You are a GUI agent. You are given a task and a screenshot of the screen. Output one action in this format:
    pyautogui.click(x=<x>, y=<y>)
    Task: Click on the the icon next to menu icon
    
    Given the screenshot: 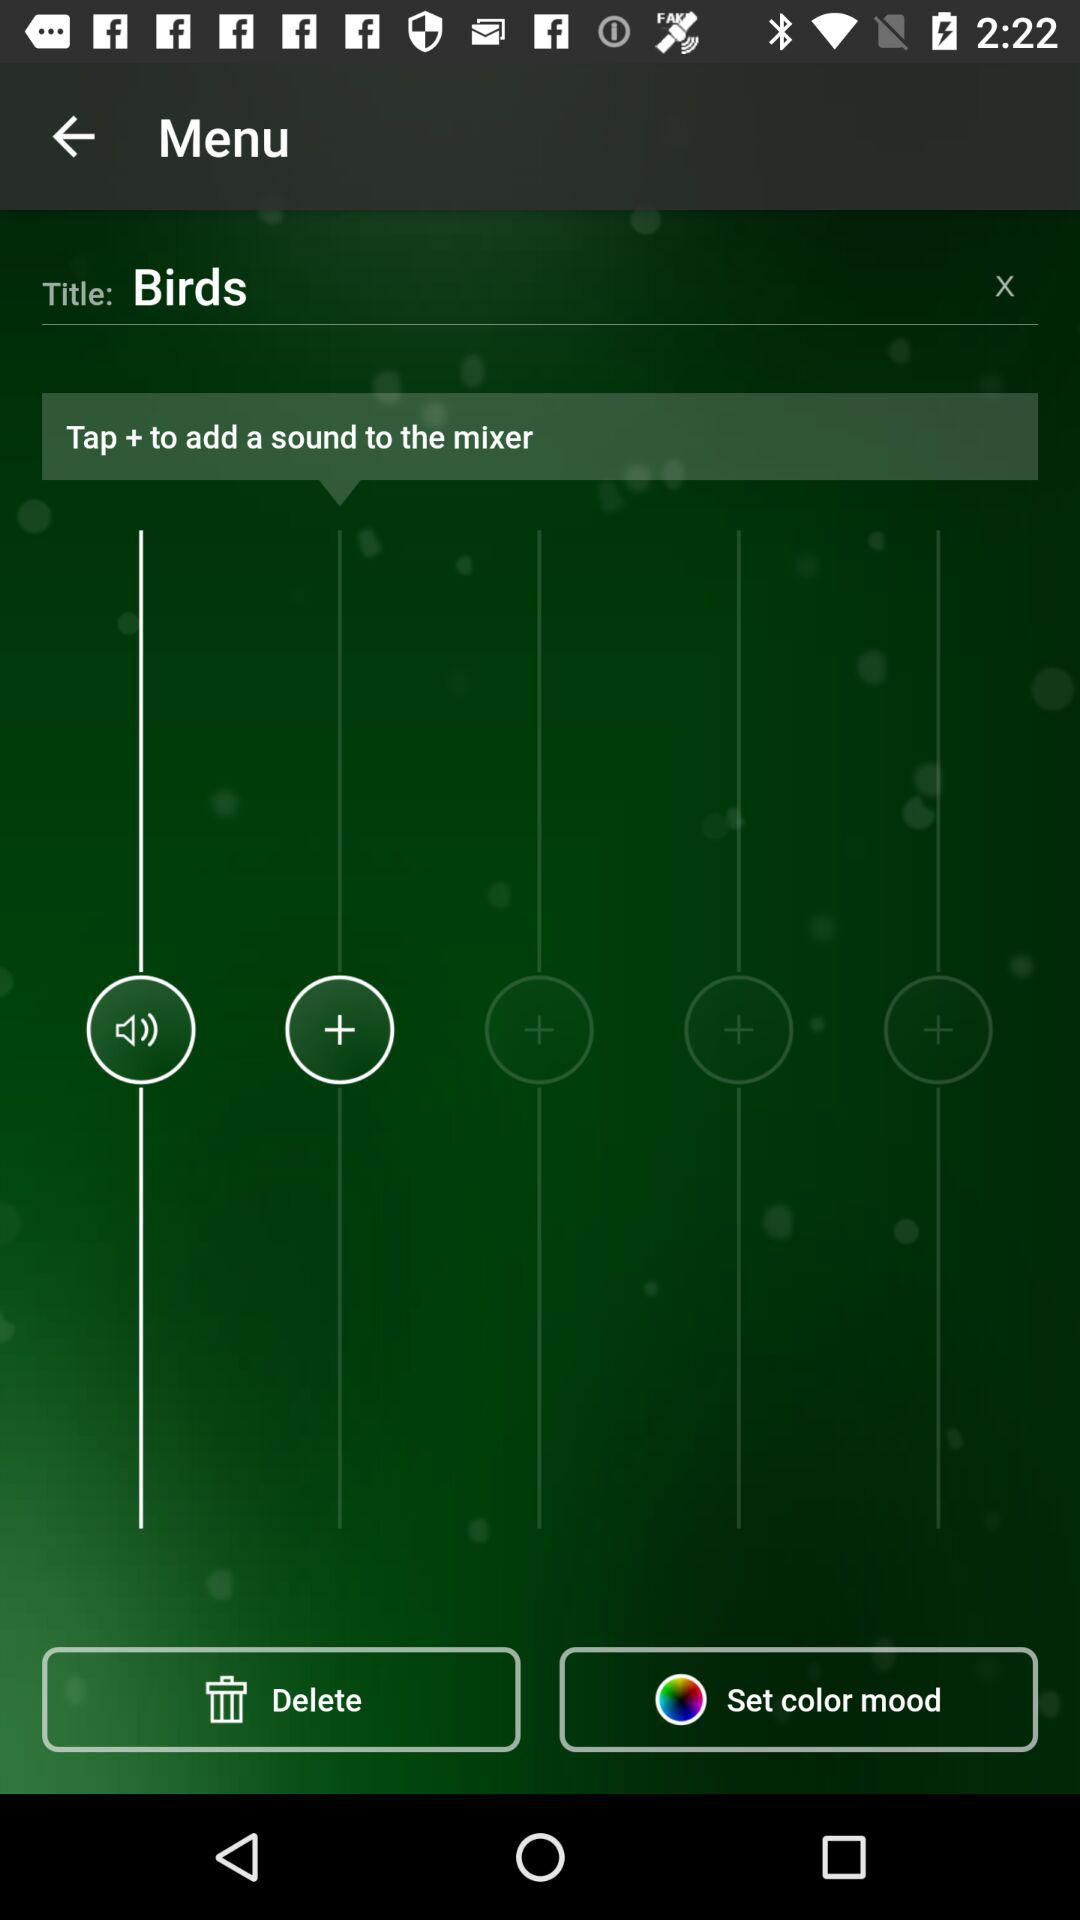 What is the action you would take?
    pyautogui.click(x=72, y=135)
    